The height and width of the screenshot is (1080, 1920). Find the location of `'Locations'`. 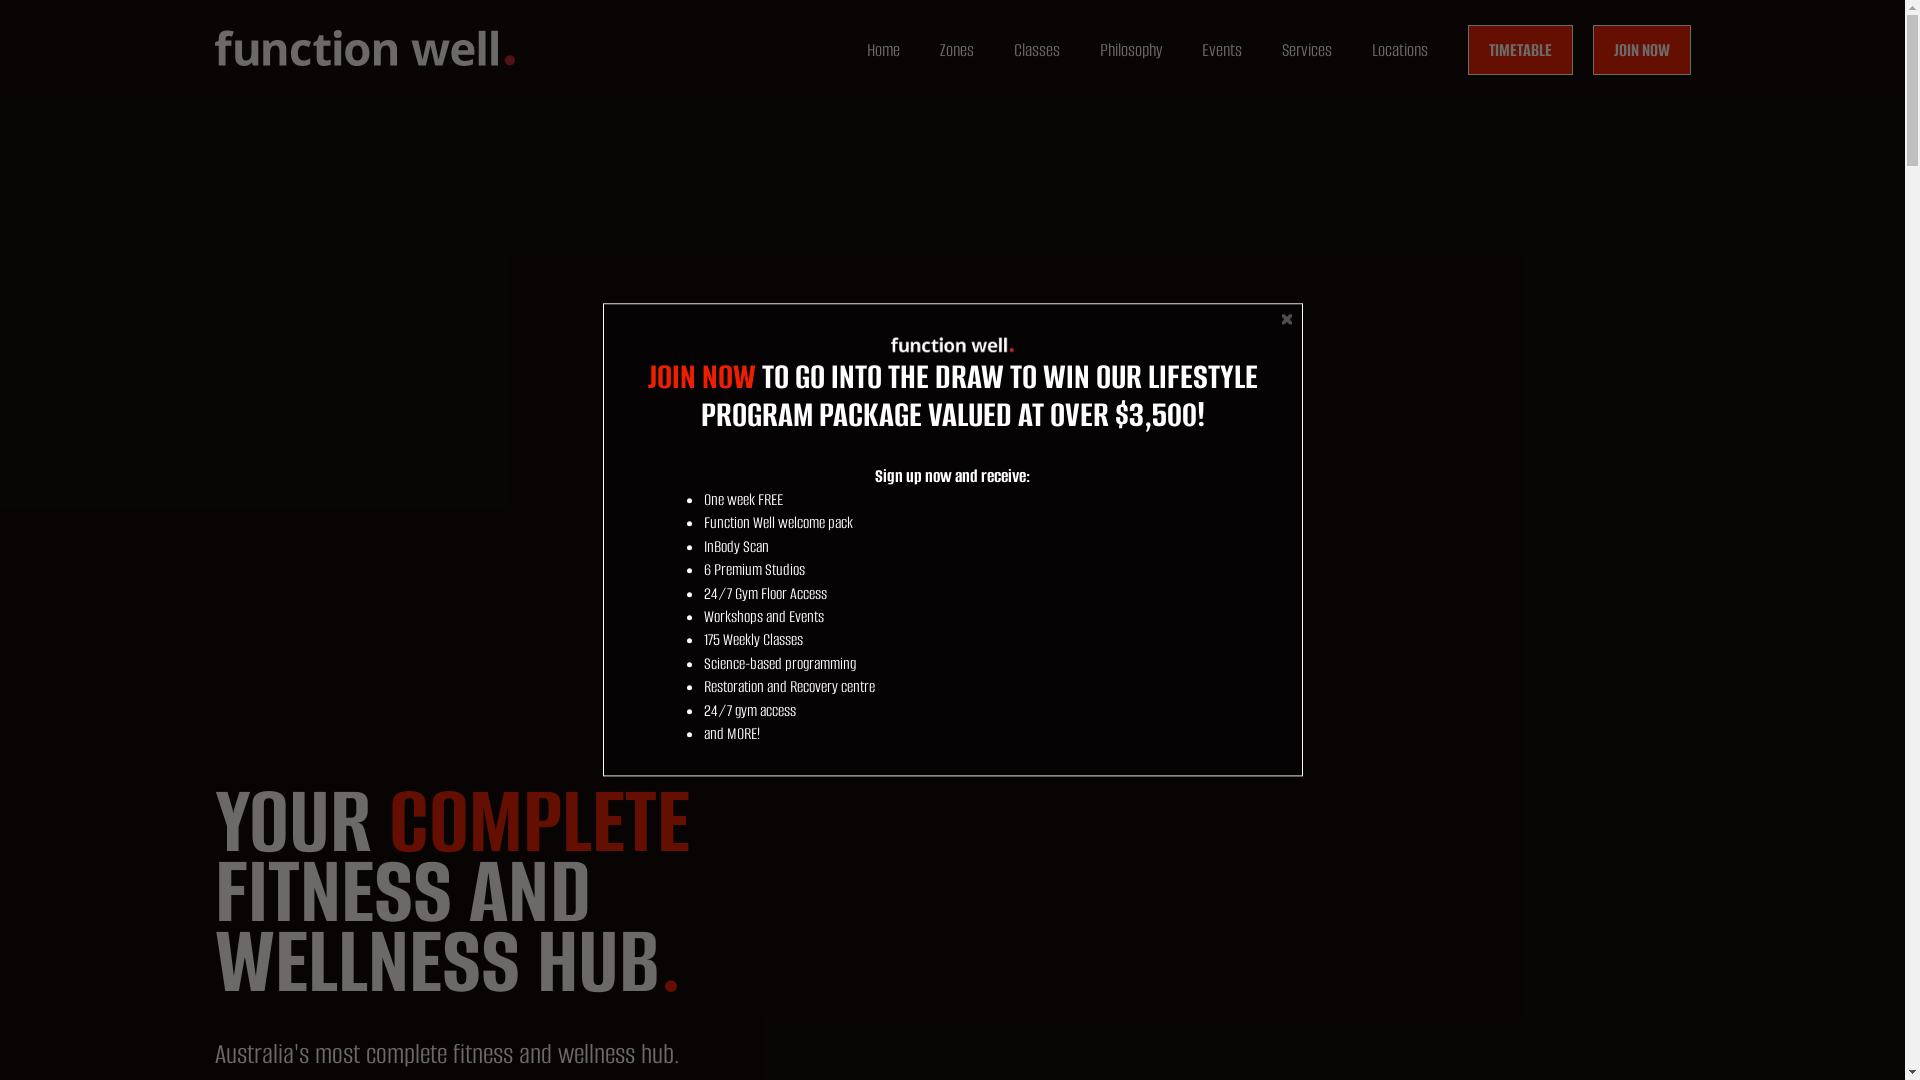

'Locations' is located at coordinates (1399, 49).